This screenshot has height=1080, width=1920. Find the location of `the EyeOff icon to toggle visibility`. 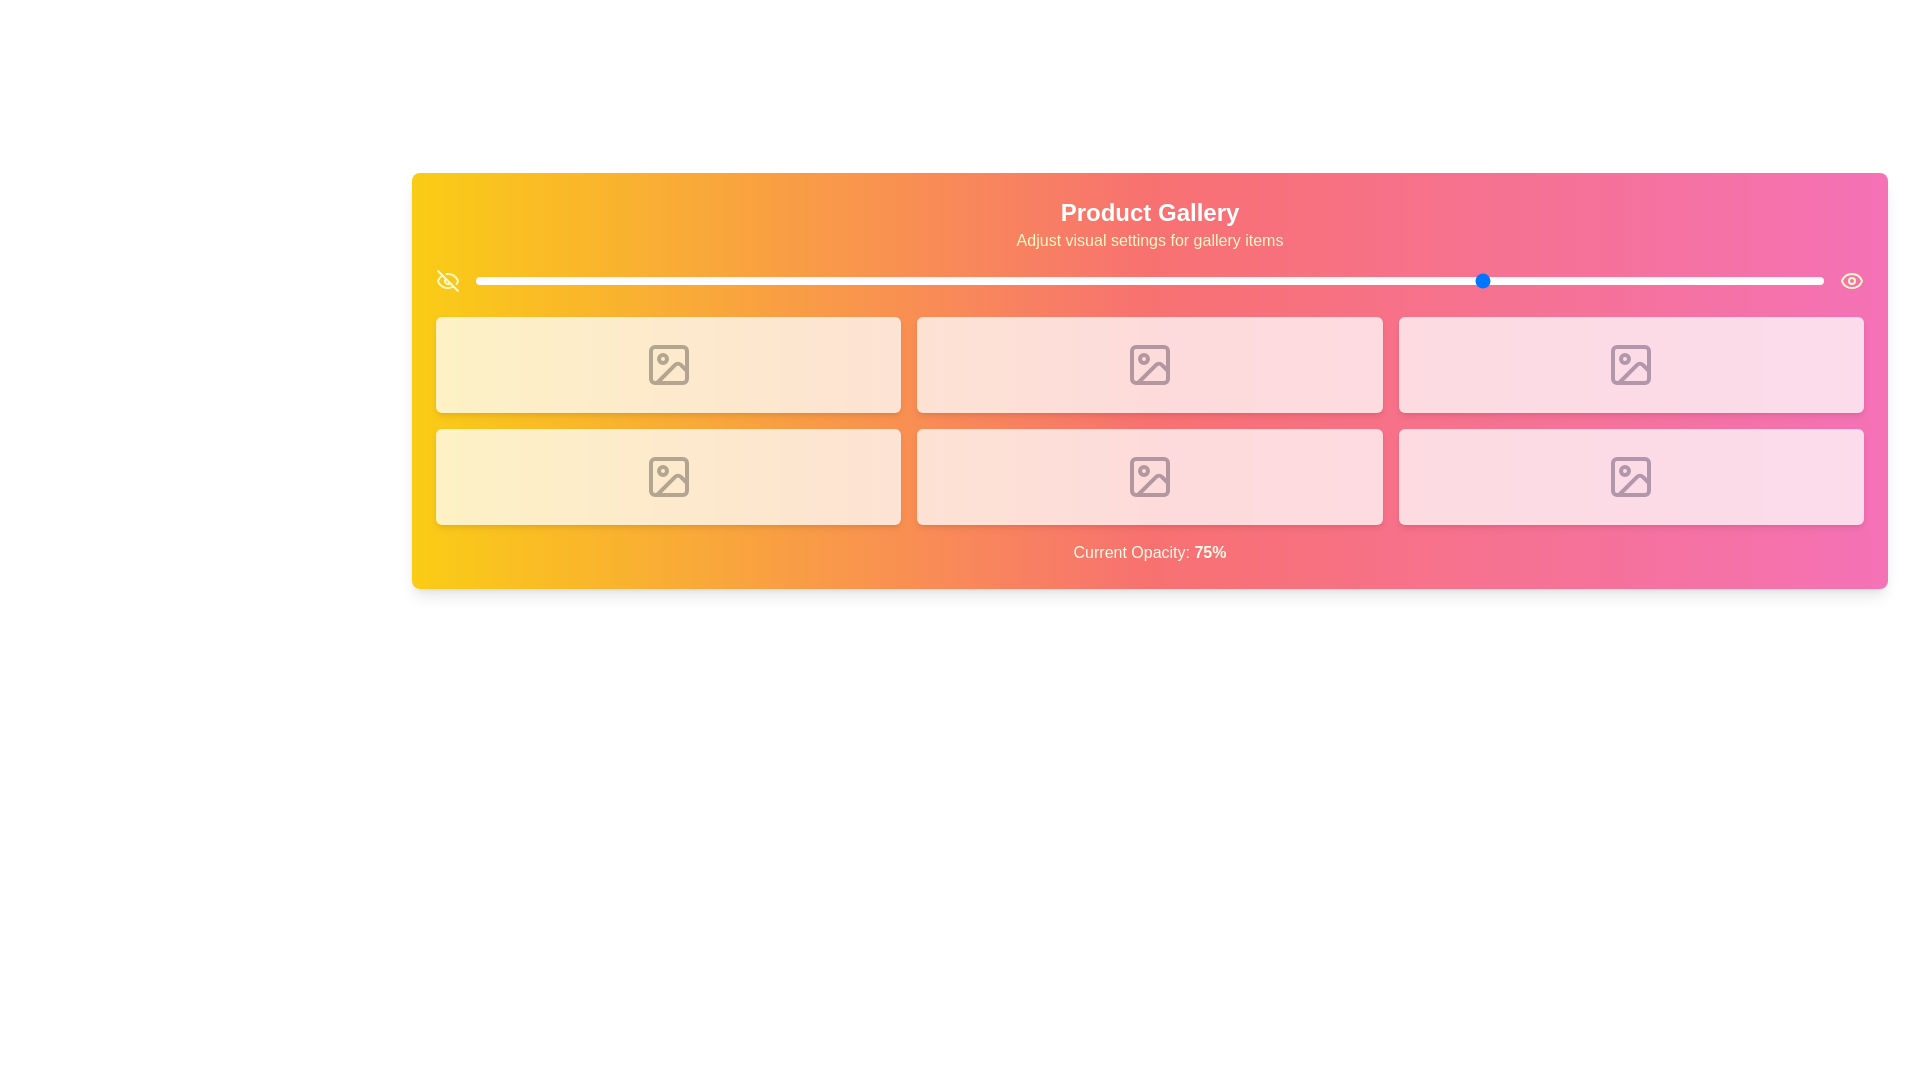

the EyeOff icon to toggle visibility is located at coordinates (446, 281).